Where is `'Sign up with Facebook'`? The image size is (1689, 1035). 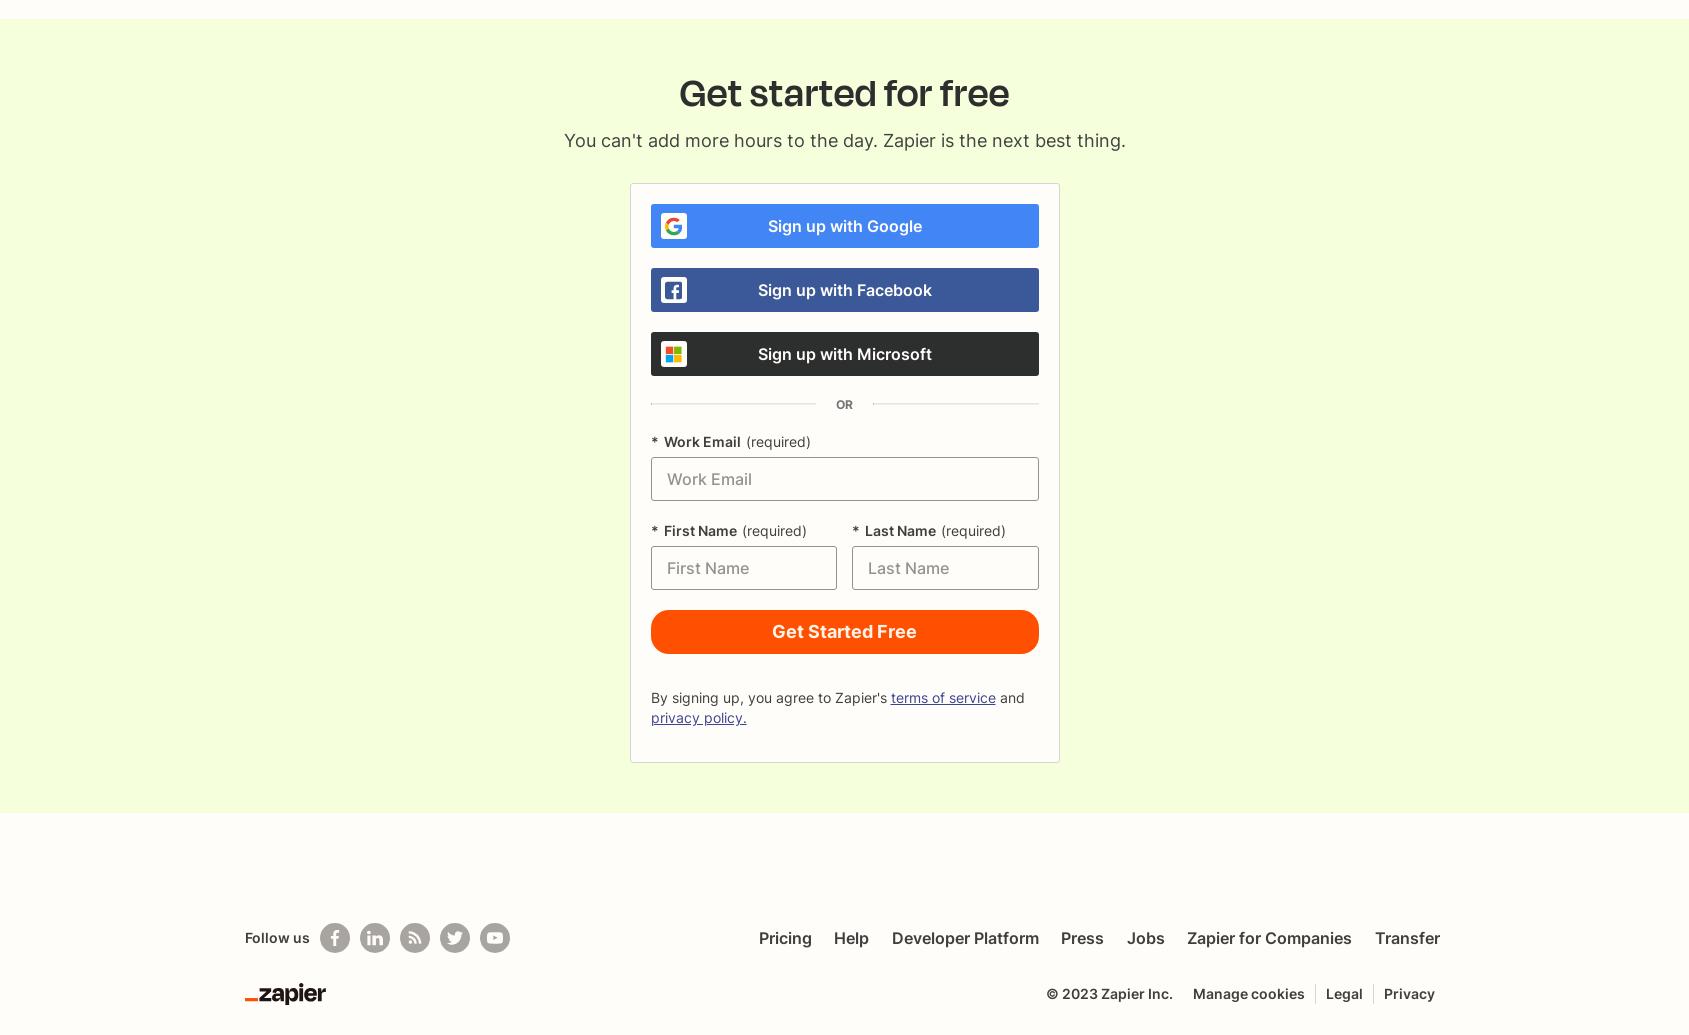 'Sign up with Facebook' is located at coordinates (756, 290).